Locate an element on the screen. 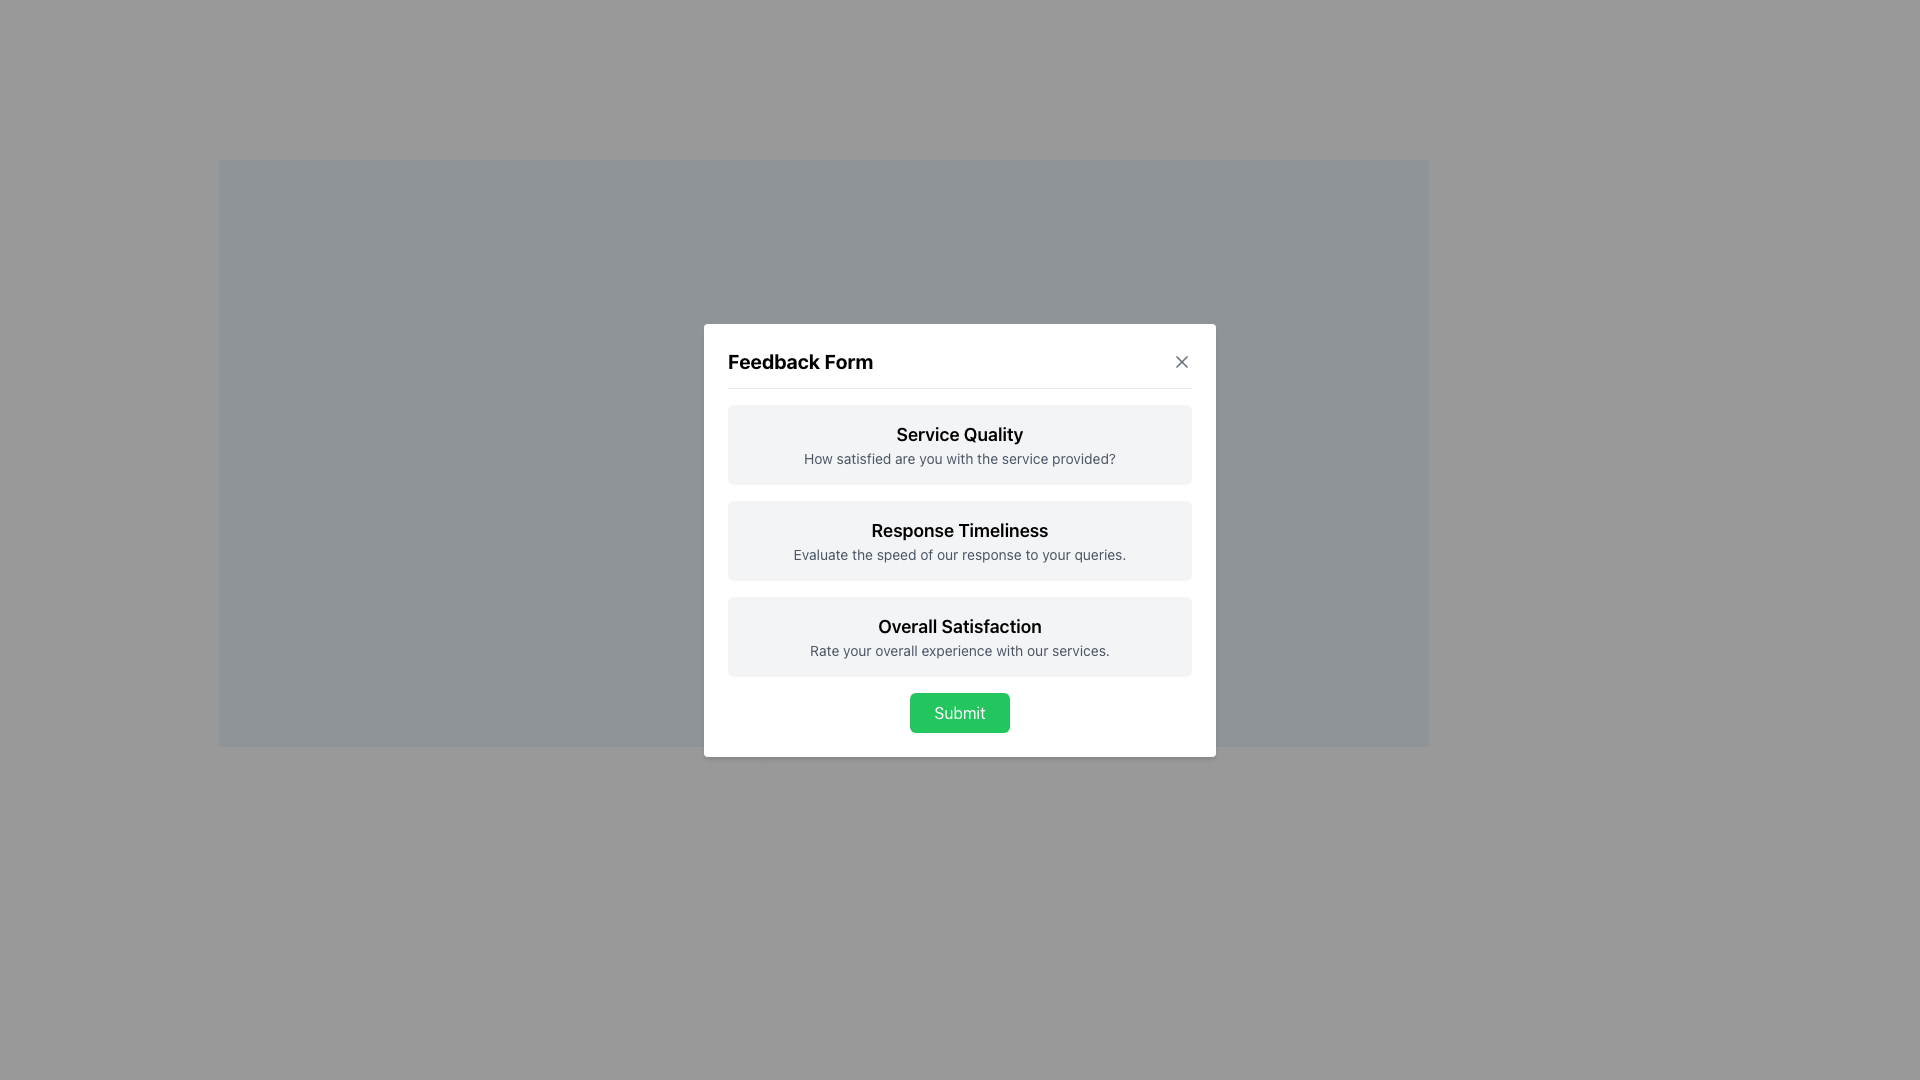  the 'Response Timeliness' text label, which is a bold and prominently styled element located centrally in the feedback form, positioned between 'Service Quality' and 'Overall Satisfaction.' is located at coordinates (960, 528).